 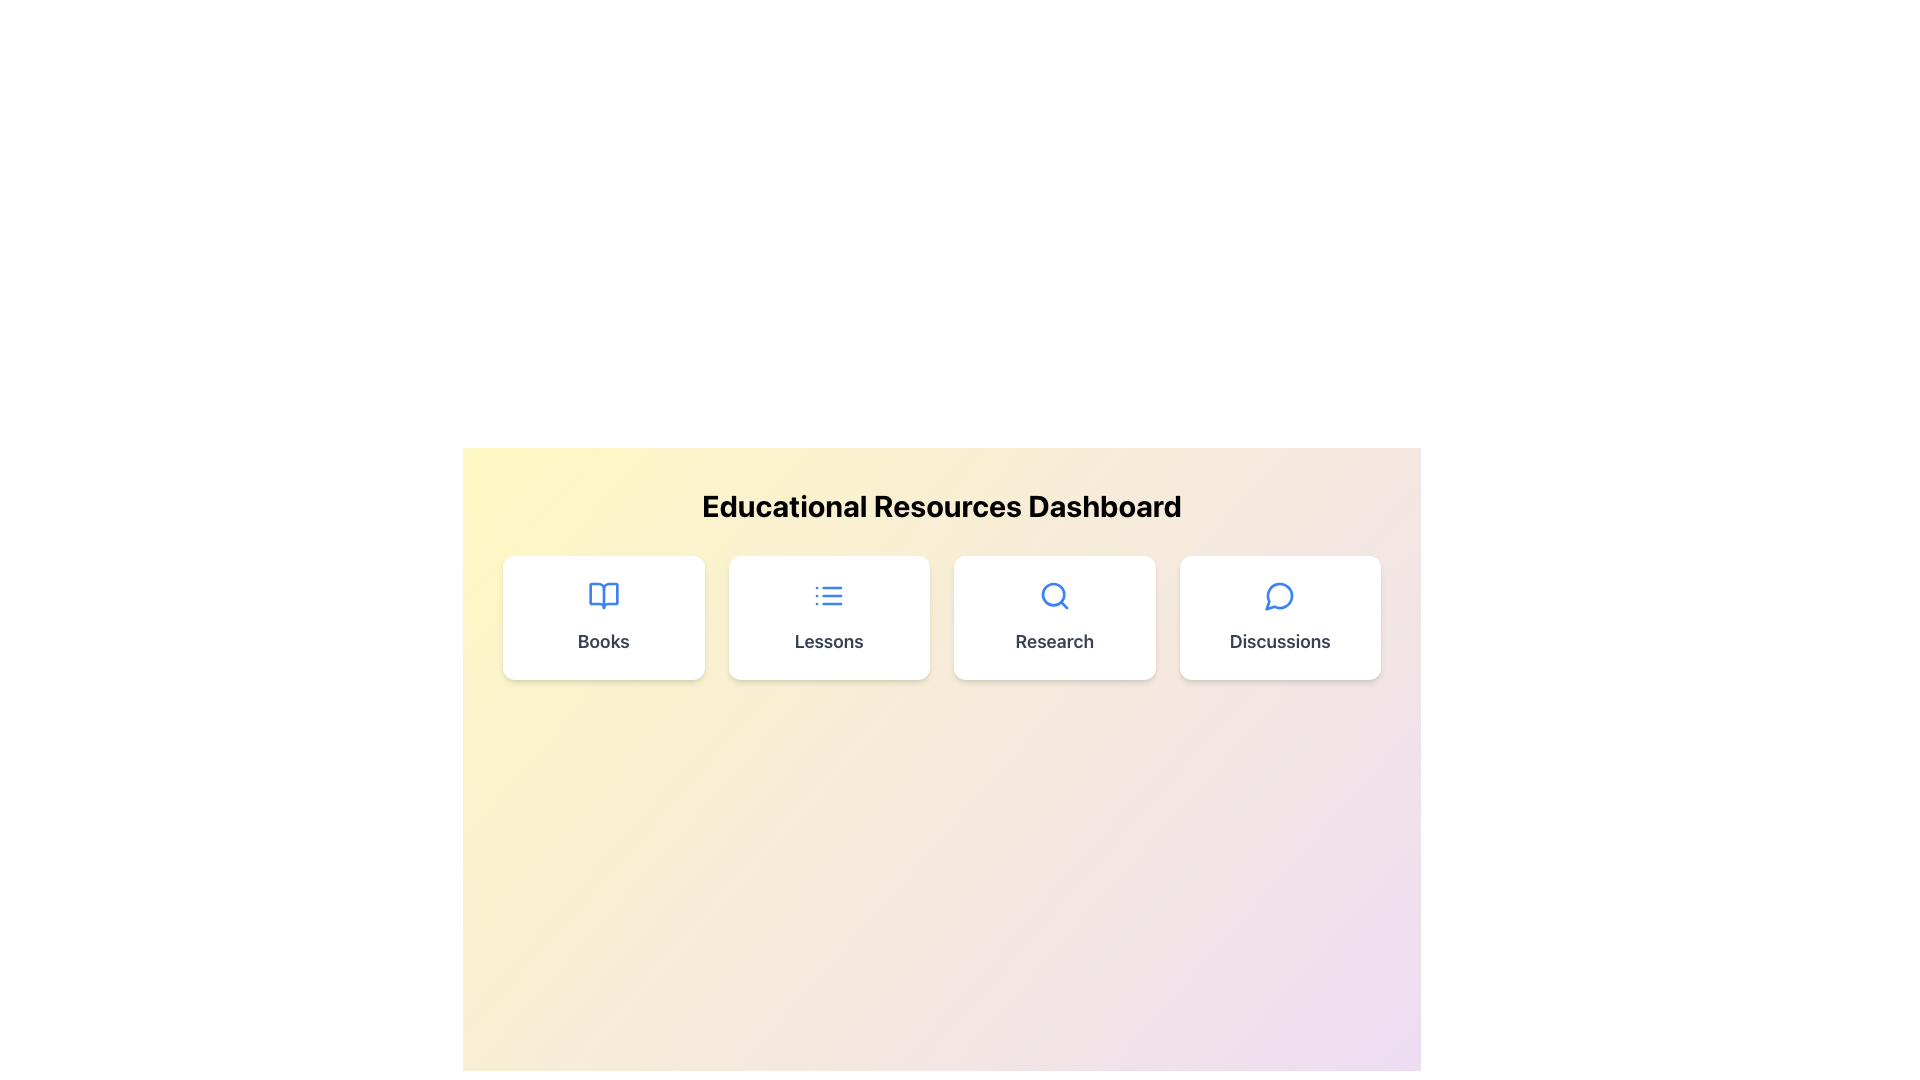 What do you see at coordinates (1278, 595) in the screenshot?
I see `the Discussions icon, which visually represents the Discussions feature, located in the fourth position of the horizontal row of cards on the dashboard` at bounding box center [1278, 595].